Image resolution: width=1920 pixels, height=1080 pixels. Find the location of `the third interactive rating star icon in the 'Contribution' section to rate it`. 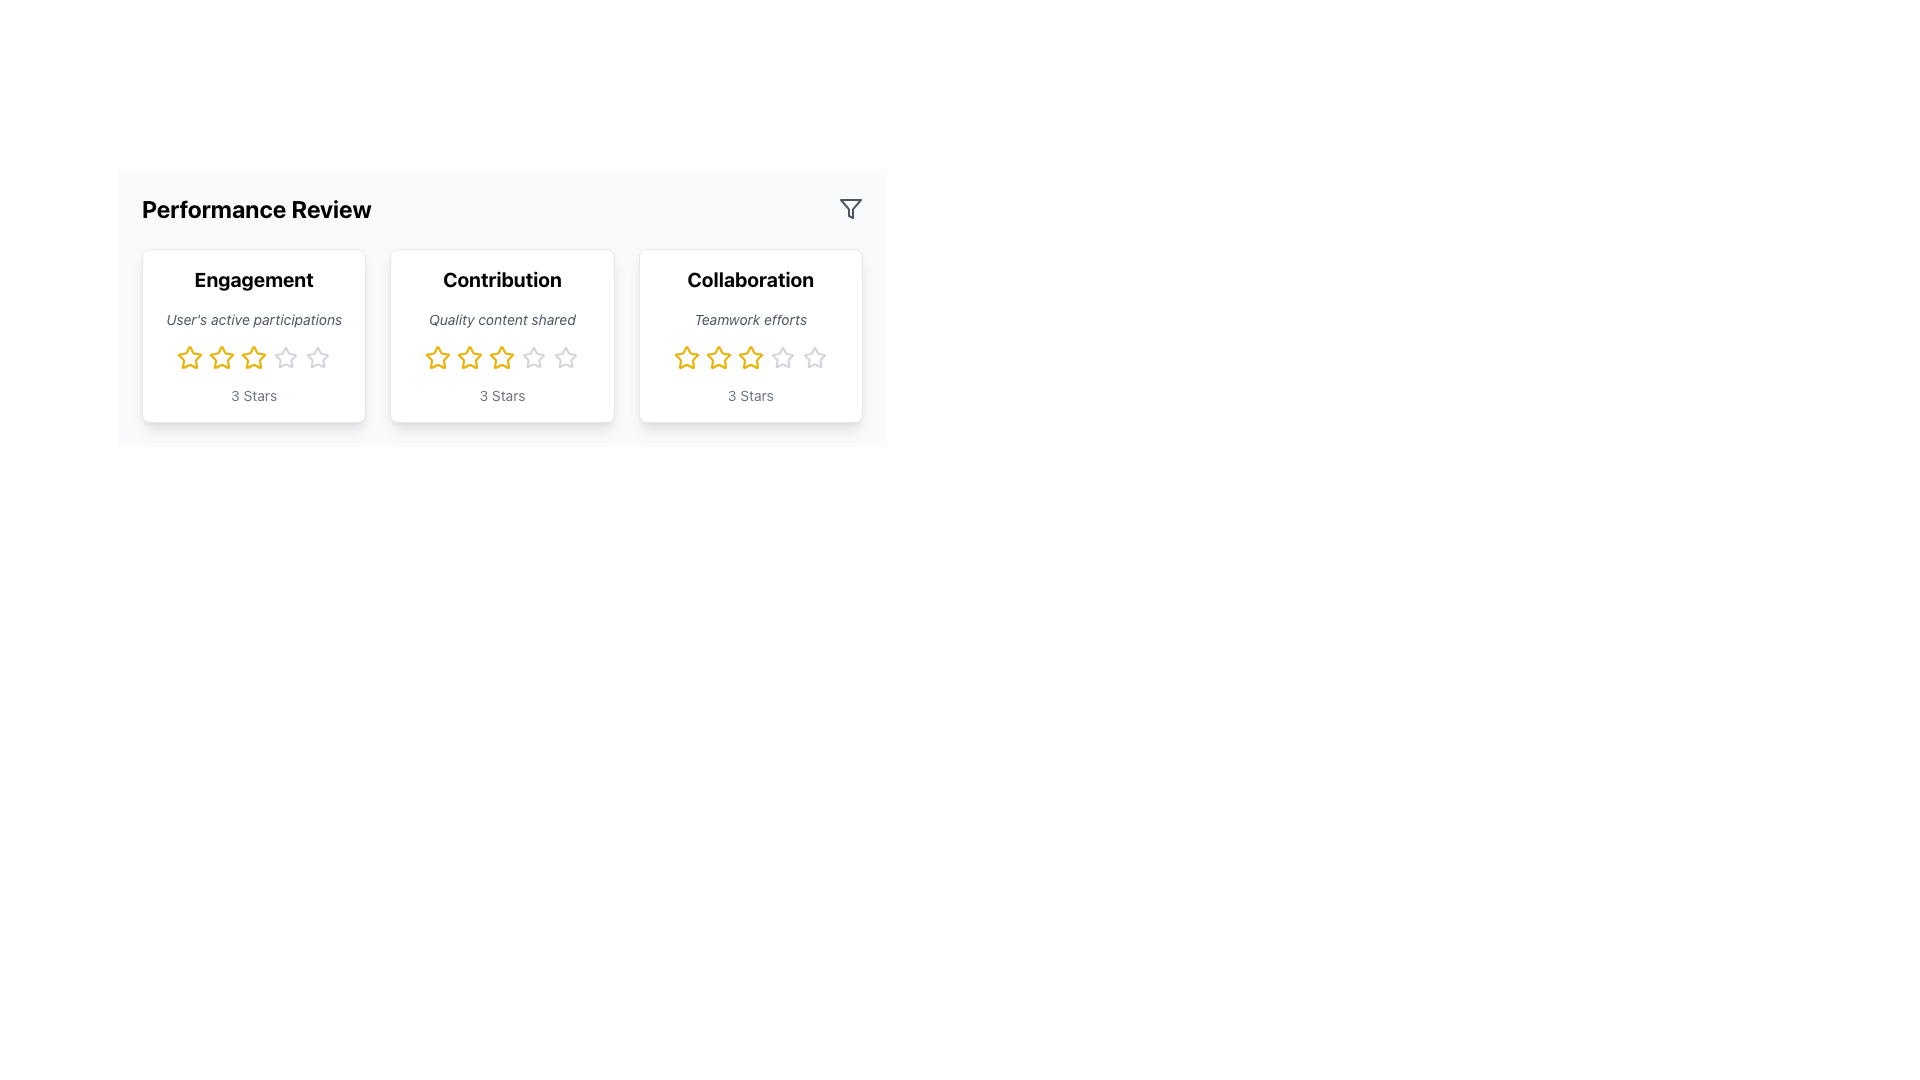

the third interactive rating star icon in the 'Contribution' section to rate it is located at coordinates (502, 357).